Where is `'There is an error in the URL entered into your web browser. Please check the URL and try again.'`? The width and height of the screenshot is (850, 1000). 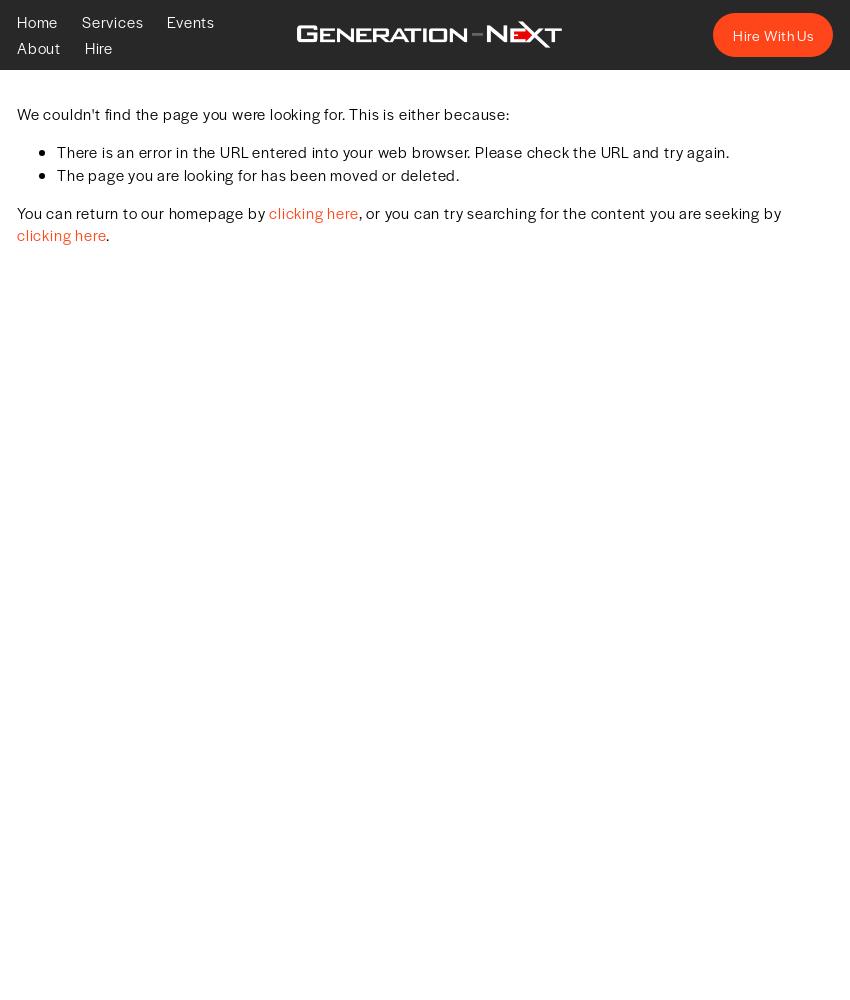
'There is an error in the URL entered into your web browser. Please check the URL and try again.' is located at coordinates (393, 151).